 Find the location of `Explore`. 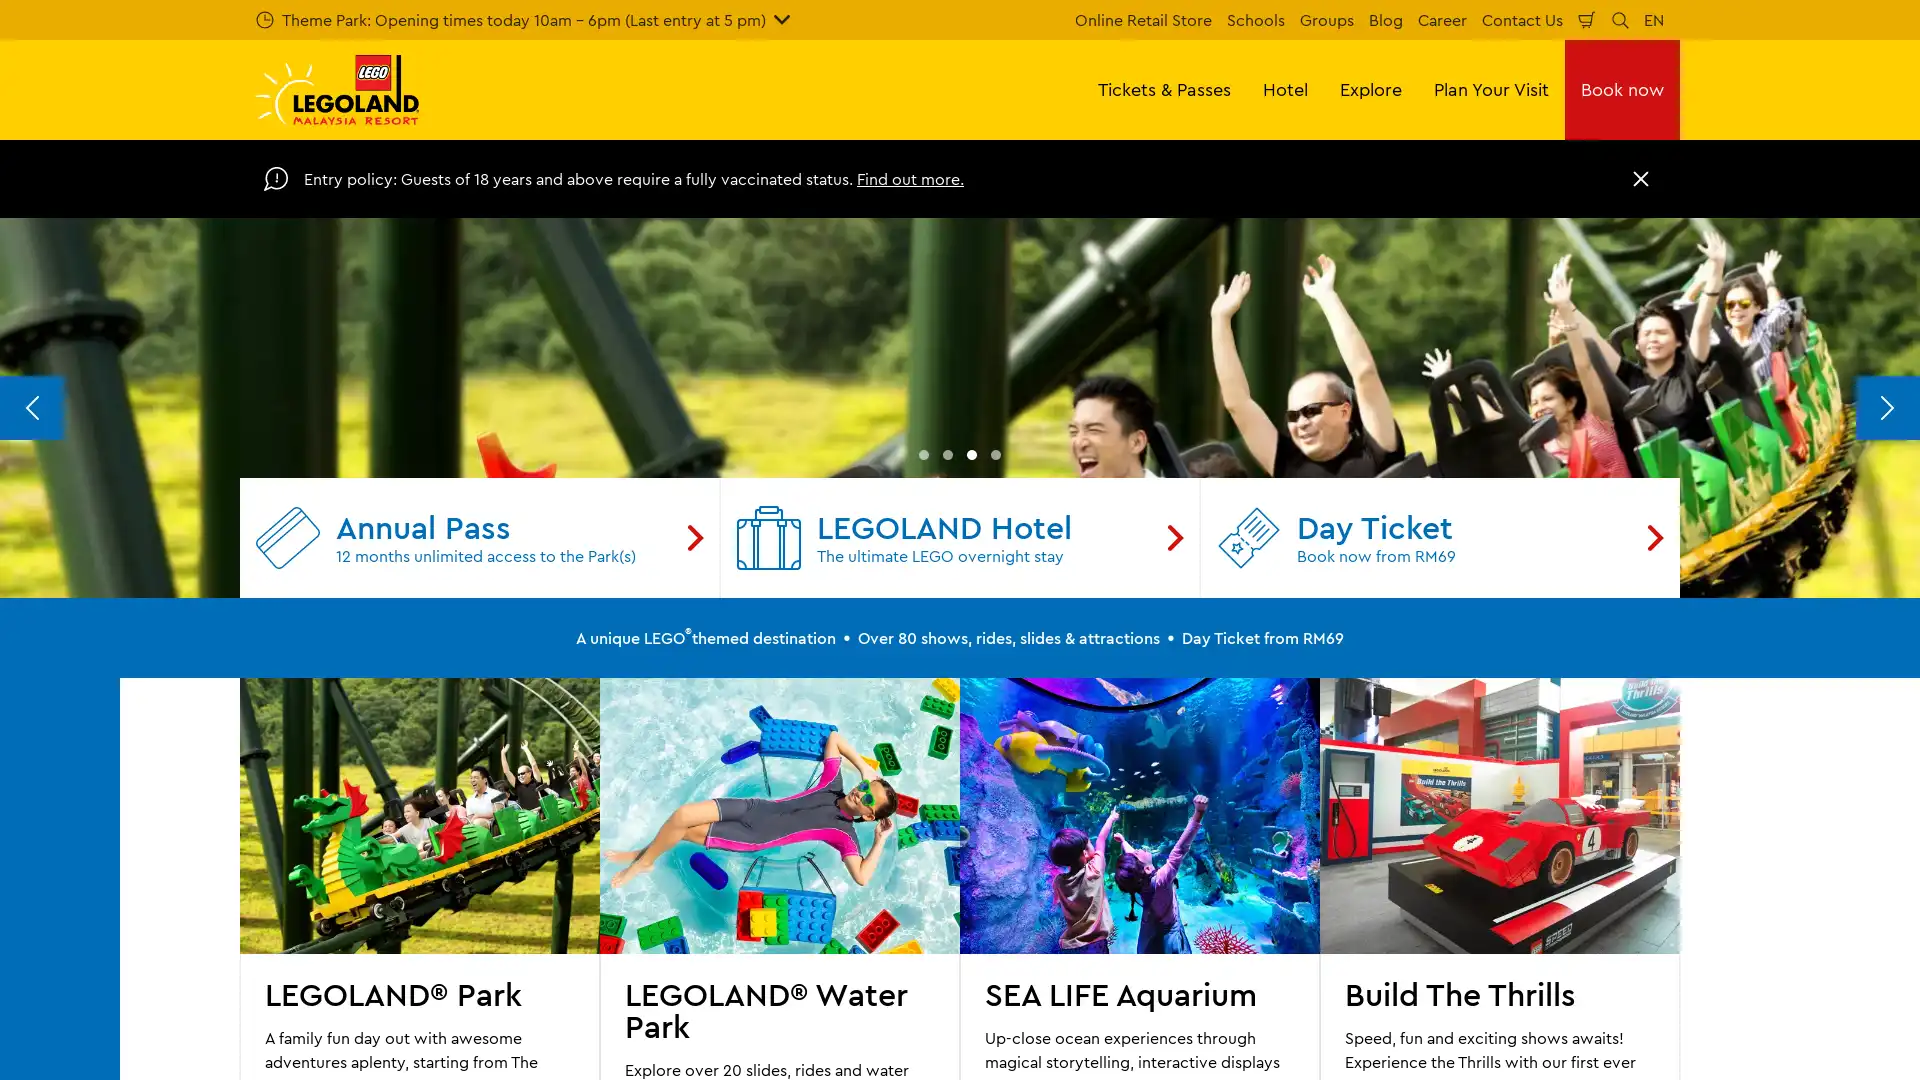

Explore is located at coordinates (1370, 88).